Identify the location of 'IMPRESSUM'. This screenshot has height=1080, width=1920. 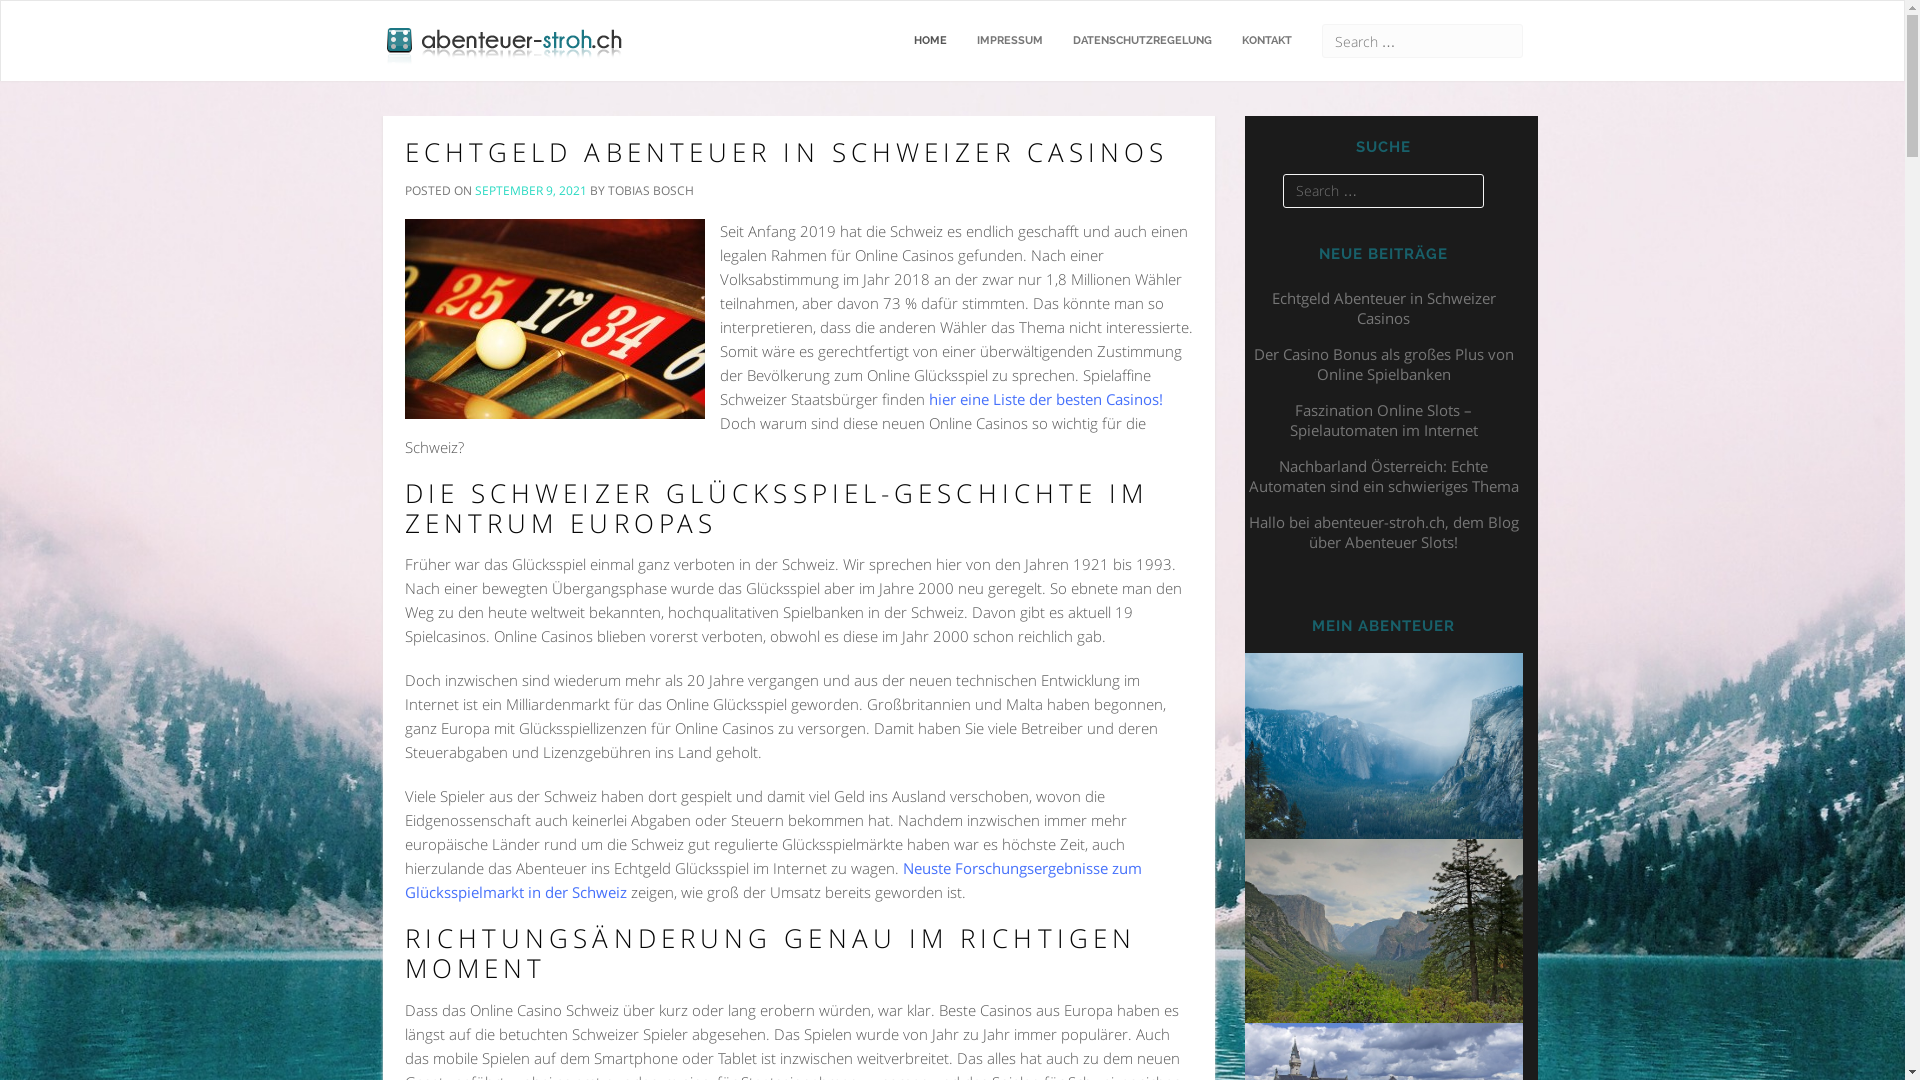
(1009, 41).